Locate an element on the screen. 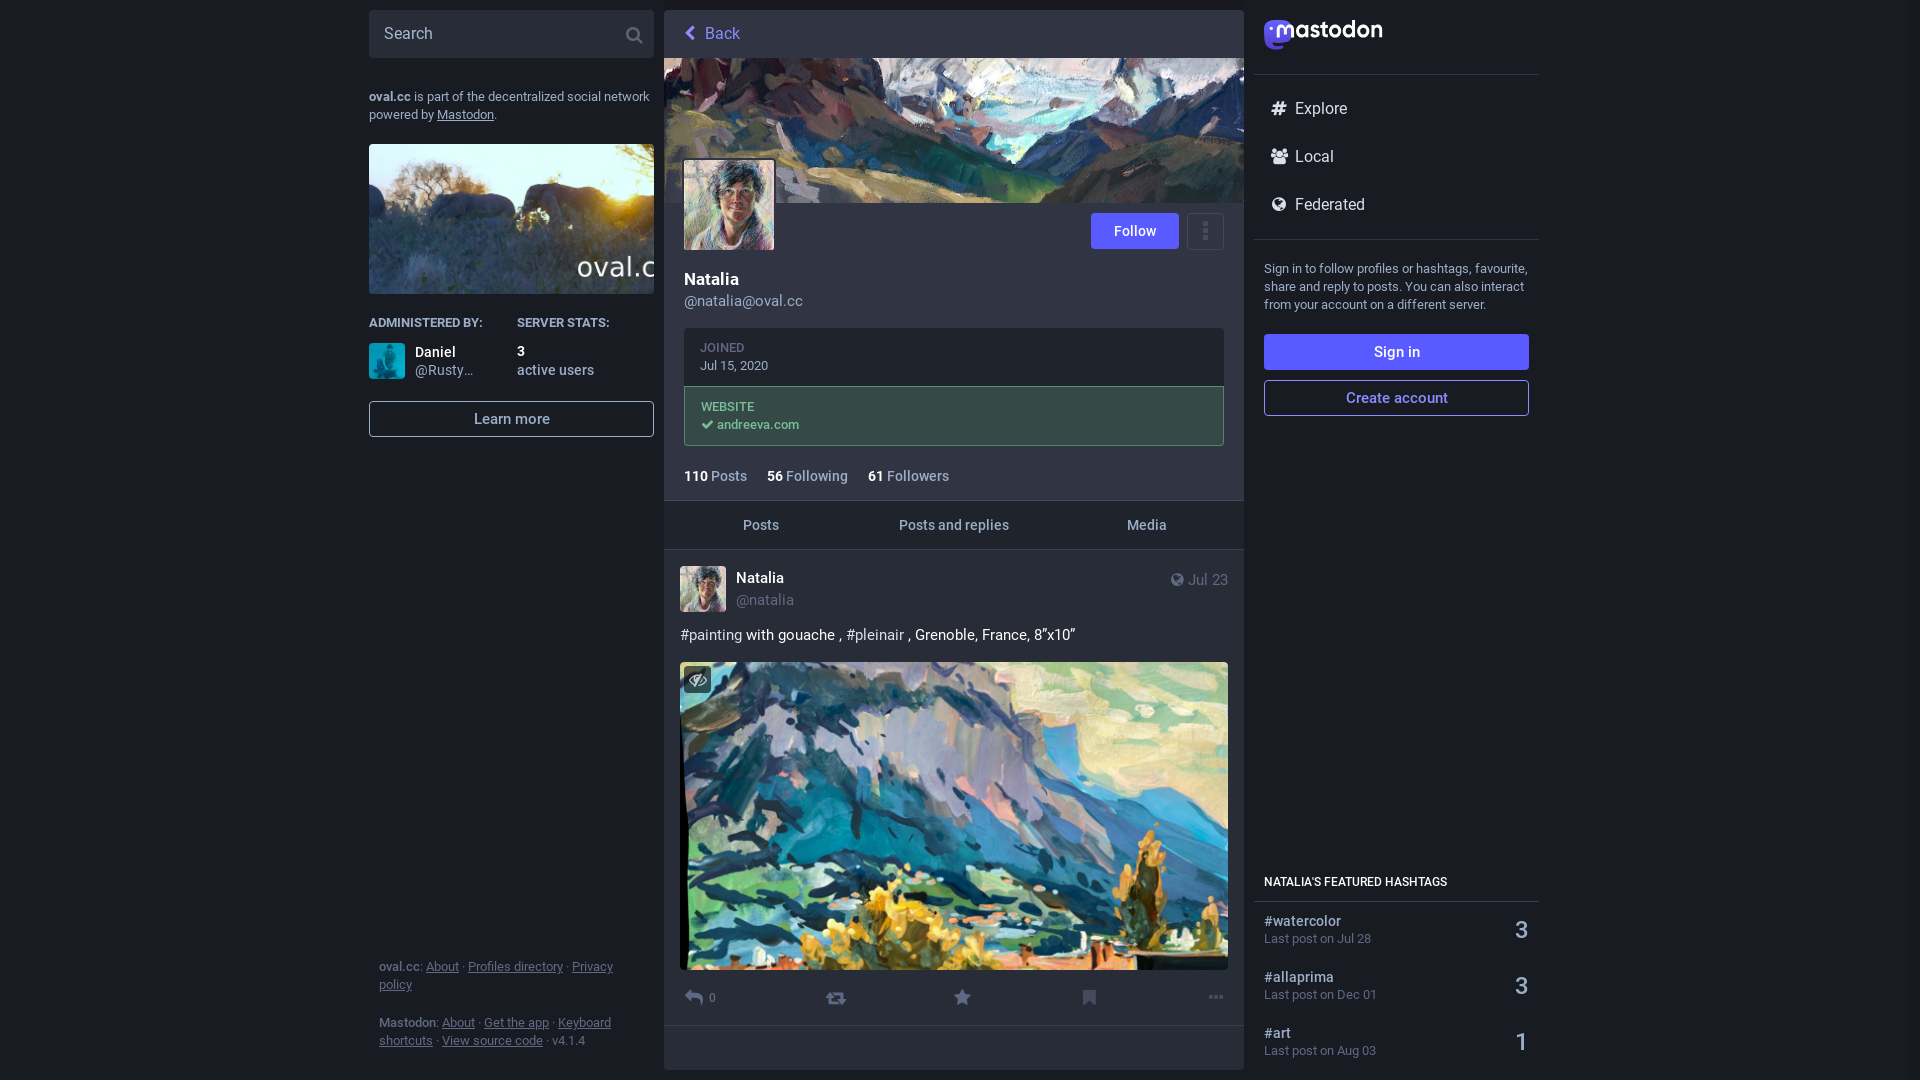 The height and width of the screenshot is (1080, 1920). 'View source code' is located at coordinates (492, 1039).